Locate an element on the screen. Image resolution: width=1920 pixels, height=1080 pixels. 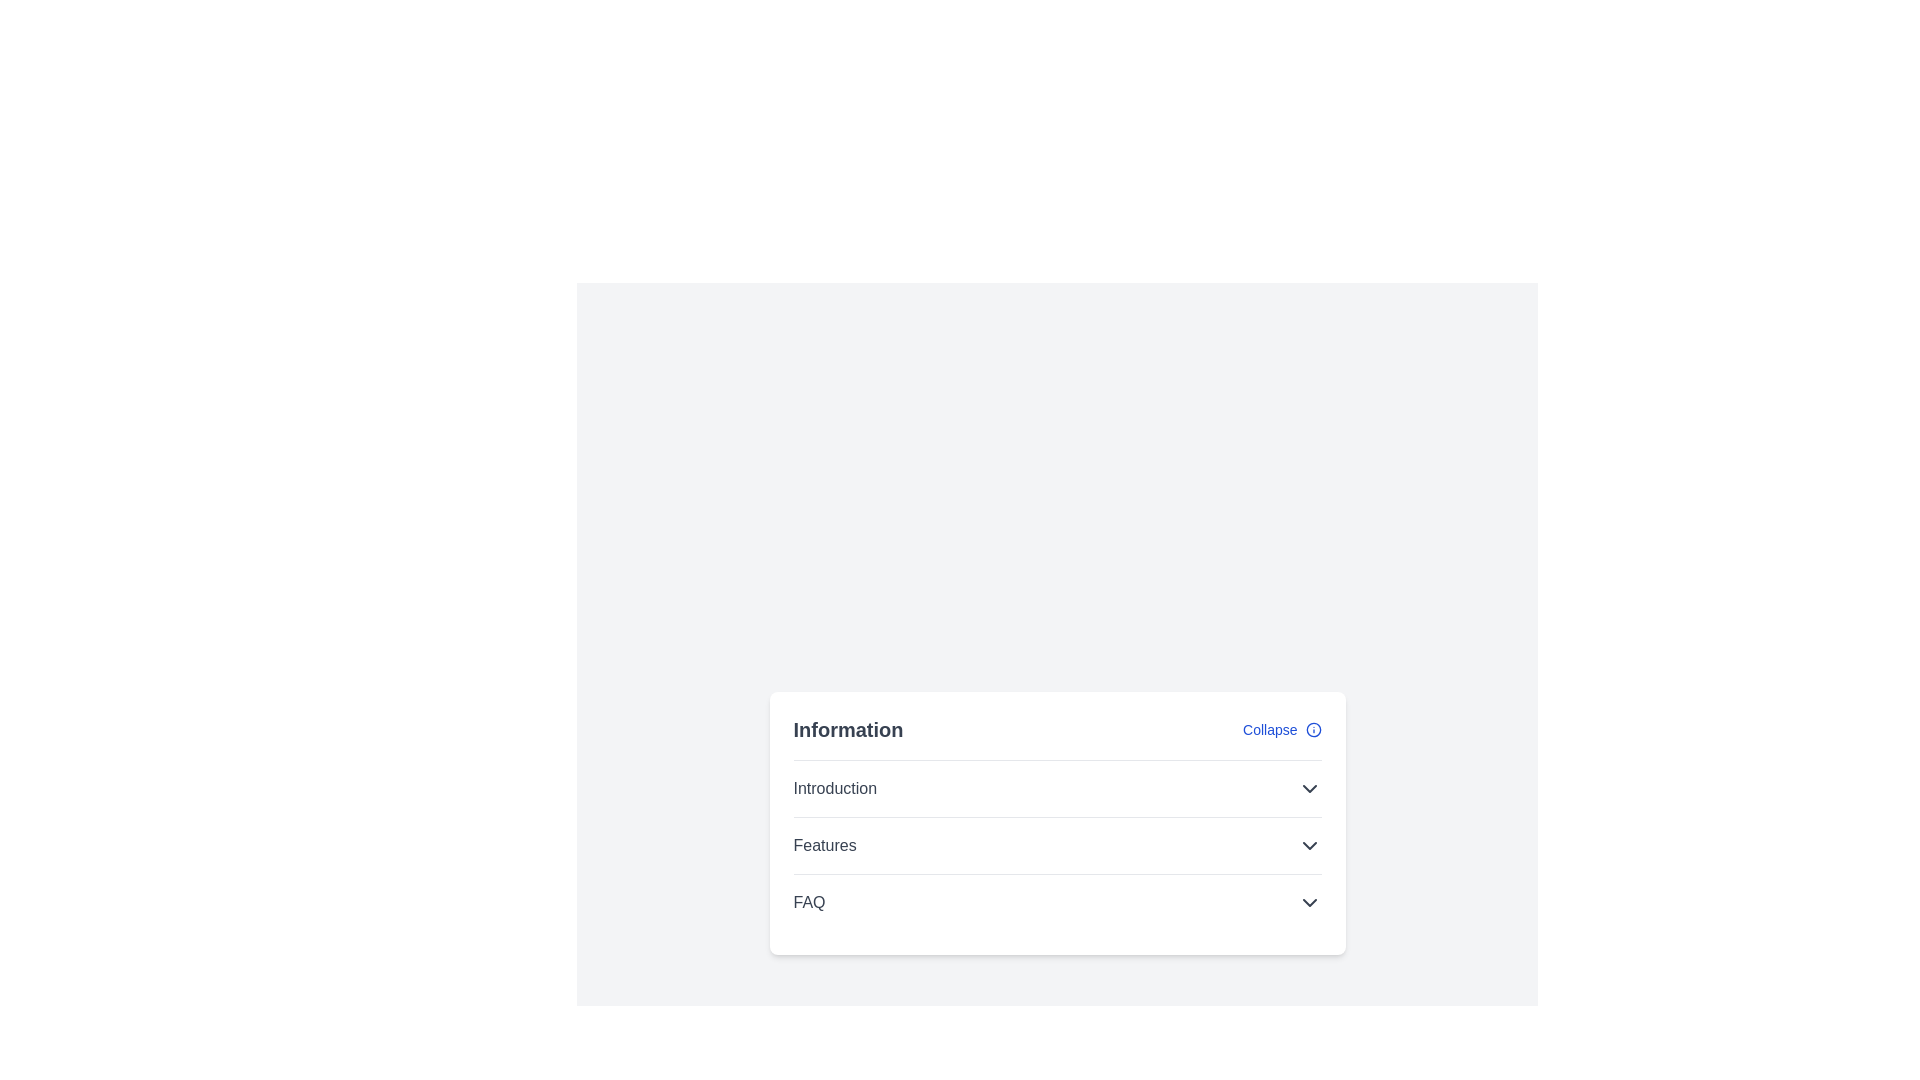
circular SVG graphic element located in the top-right corner of the 'Information' group, adjacent to the 'Collapse' text, to analyze its properties is located at coordinates (1313, 729).